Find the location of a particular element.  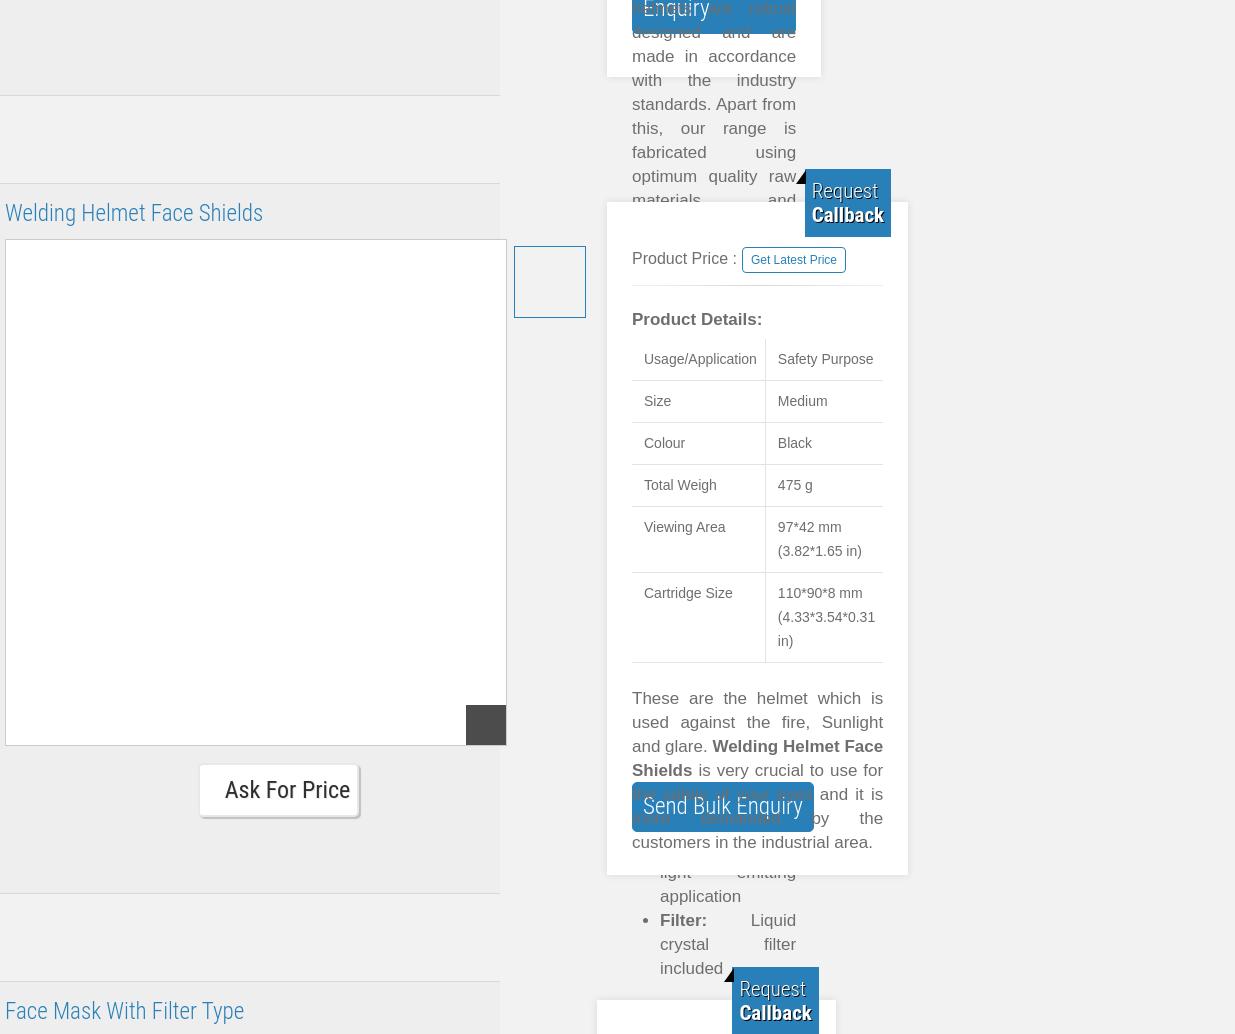

'High strength' is located at coordinates (710, 680).